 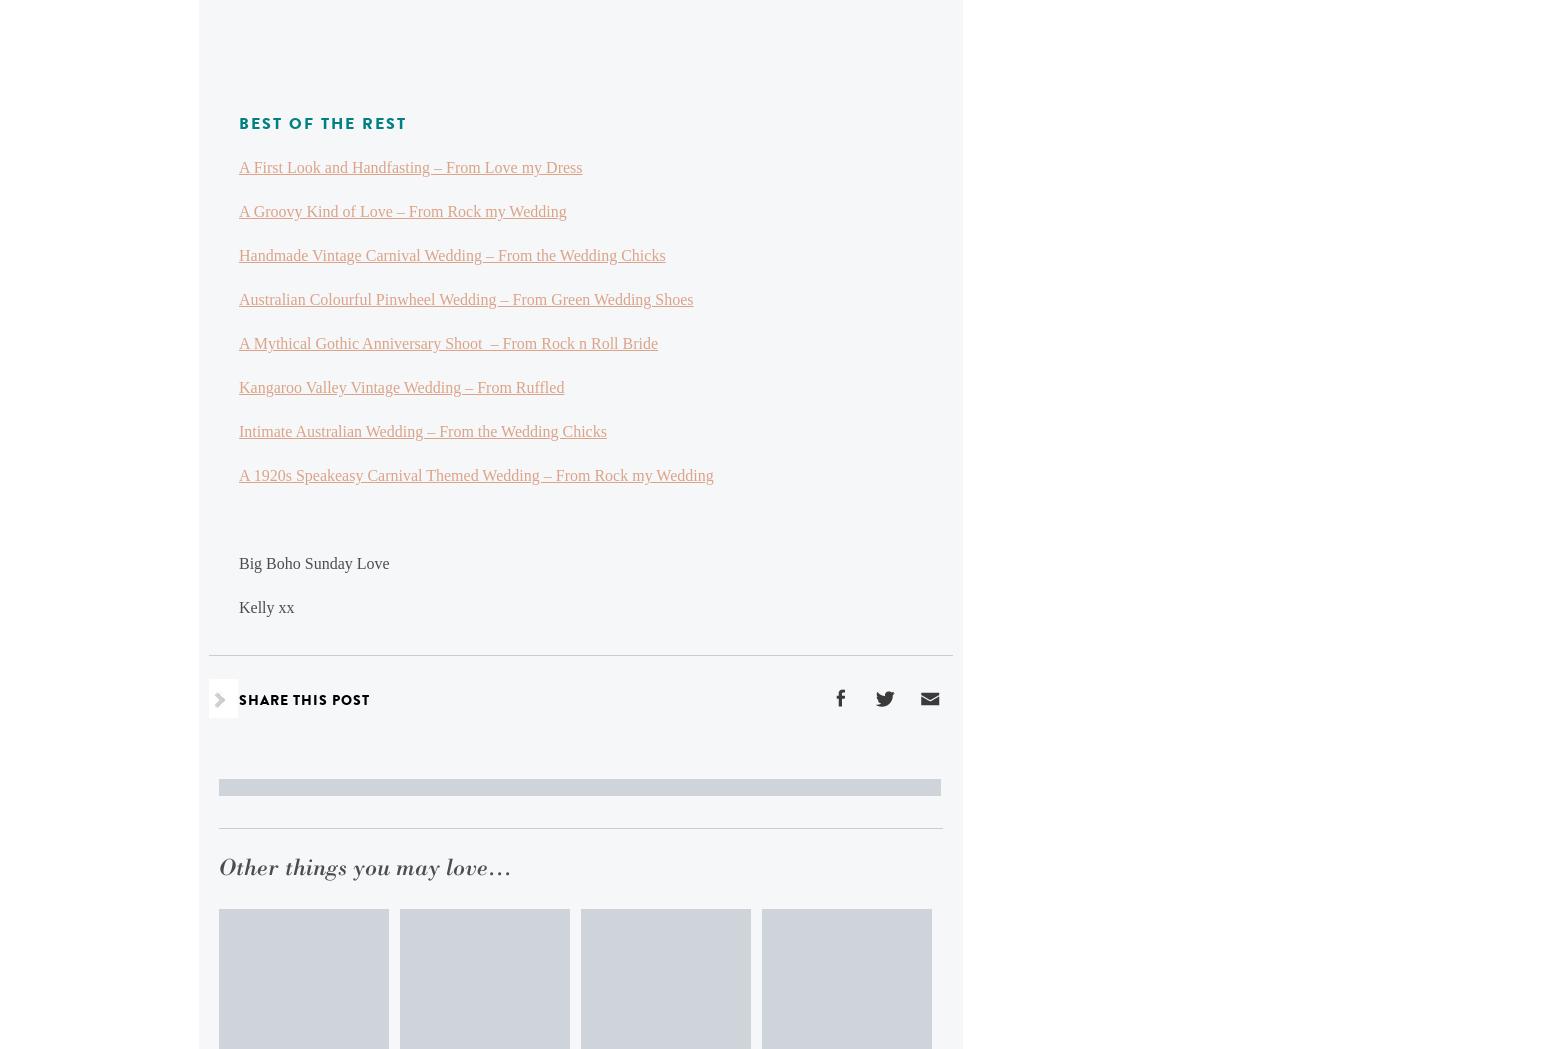 What do you see at coordinates (451, 254) in the screenshot?
I see `'Handmade Vintage Carnival Wedding – From the Wedding Chicks'` at bounding box center [451, 254].